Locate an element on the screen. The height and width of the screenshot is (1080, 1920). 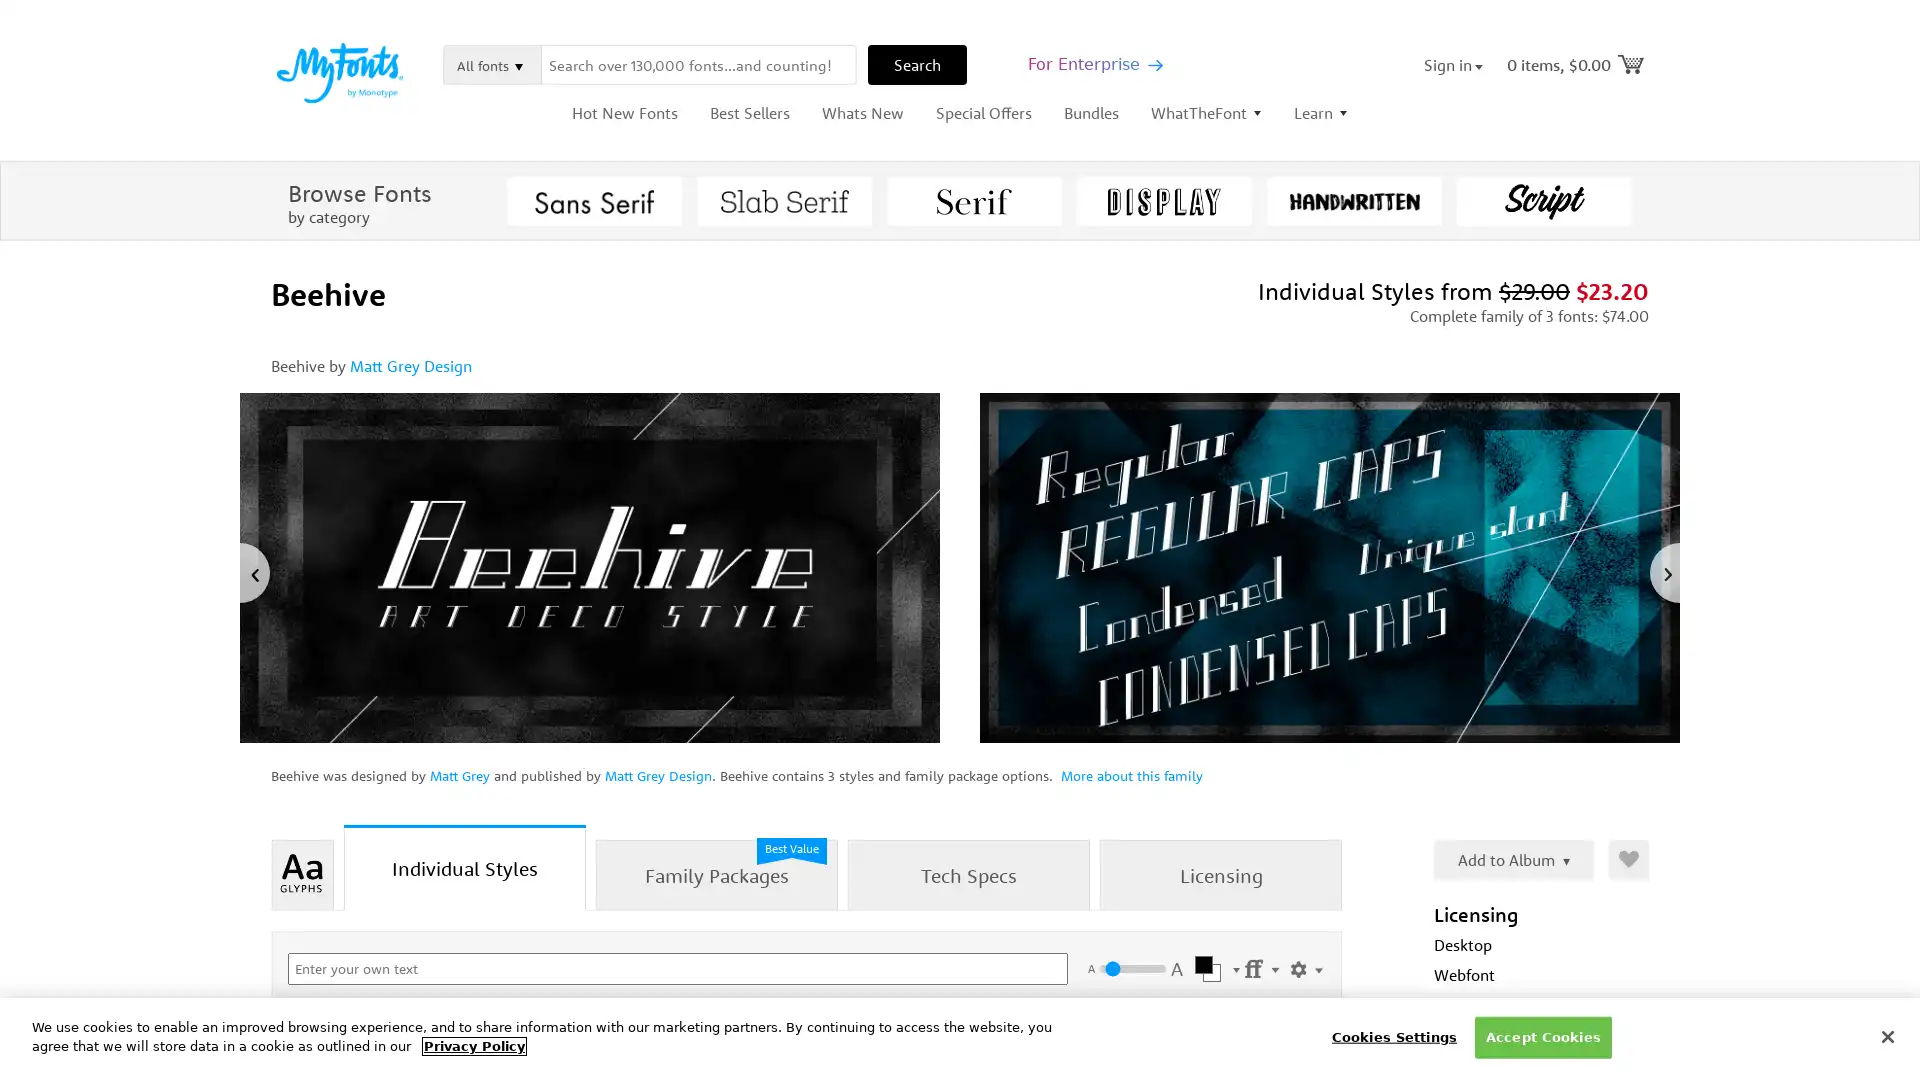
Settings Menu is located at coordinates (1261, 968).